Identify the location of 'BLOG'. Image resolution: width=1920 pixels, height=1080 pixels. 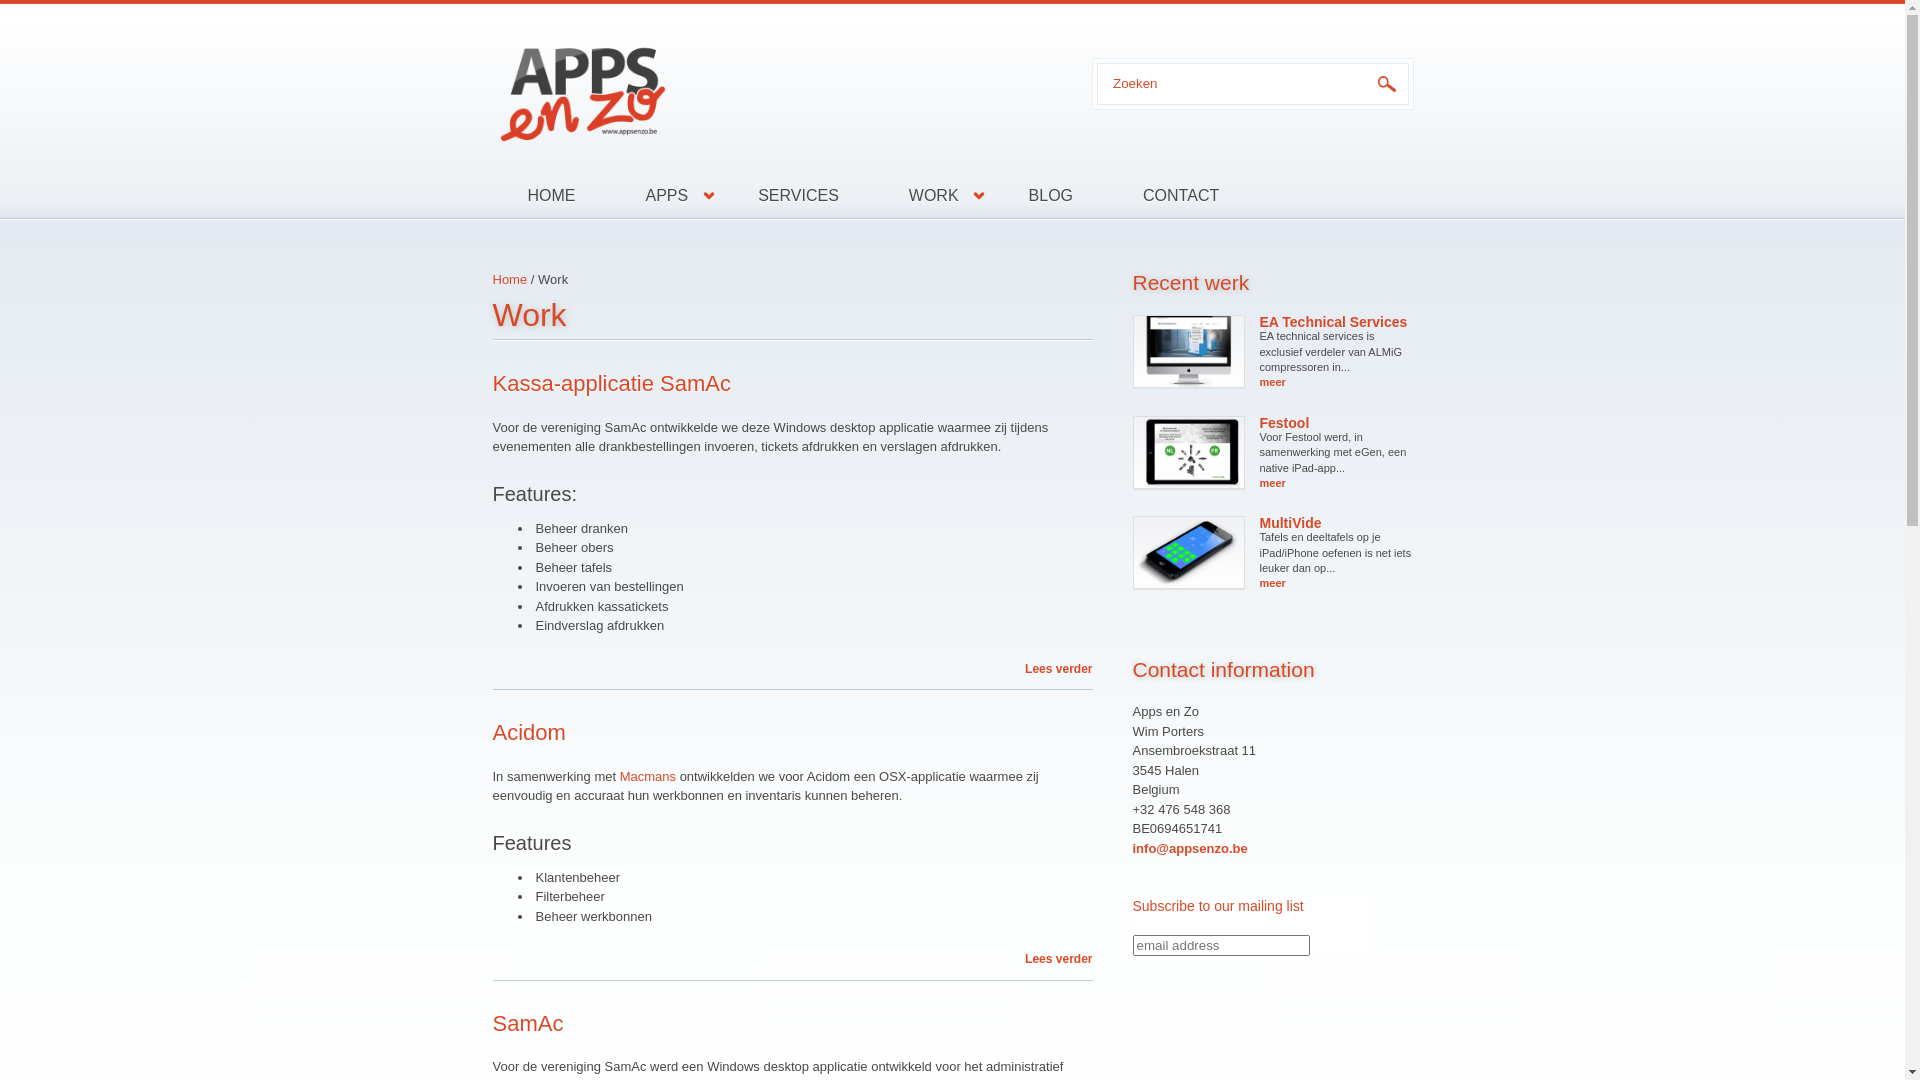
(1050, 196).